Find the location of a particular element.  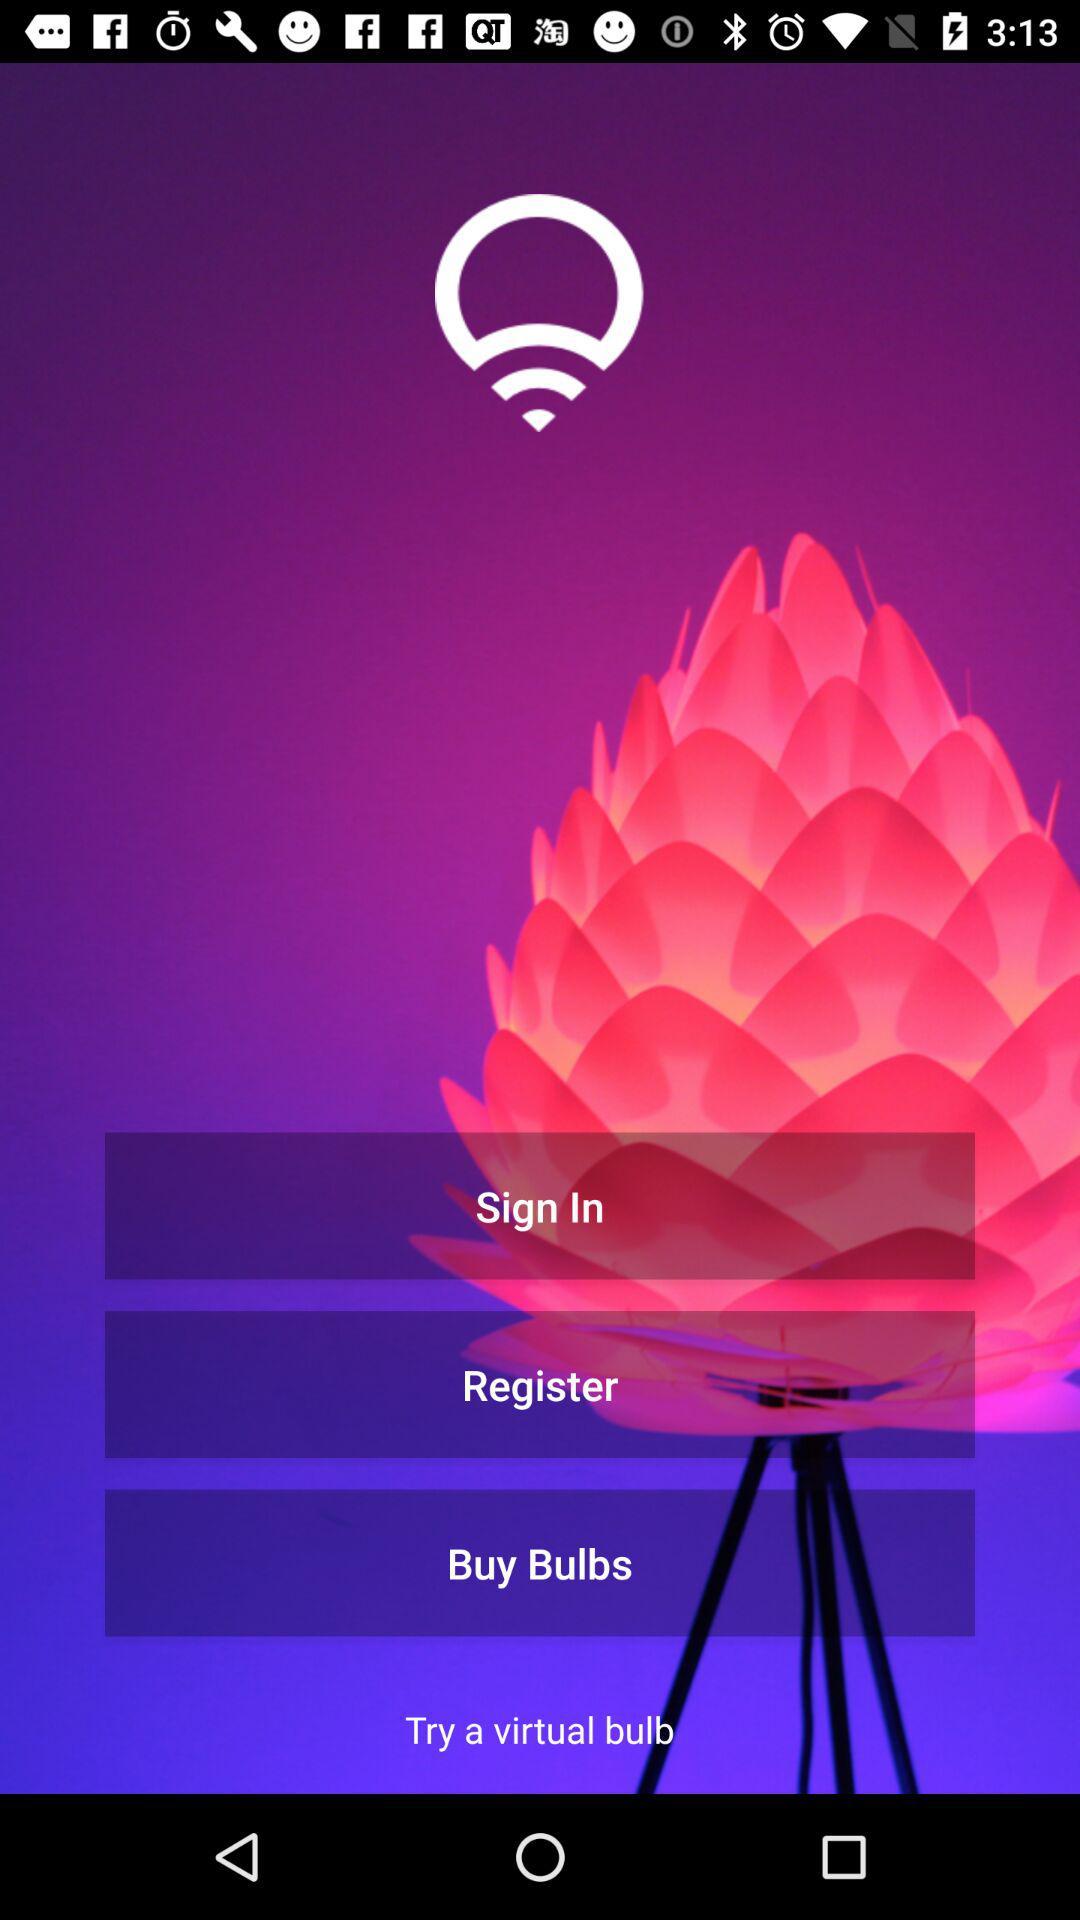

register button is located at coordinates (540, 1383).